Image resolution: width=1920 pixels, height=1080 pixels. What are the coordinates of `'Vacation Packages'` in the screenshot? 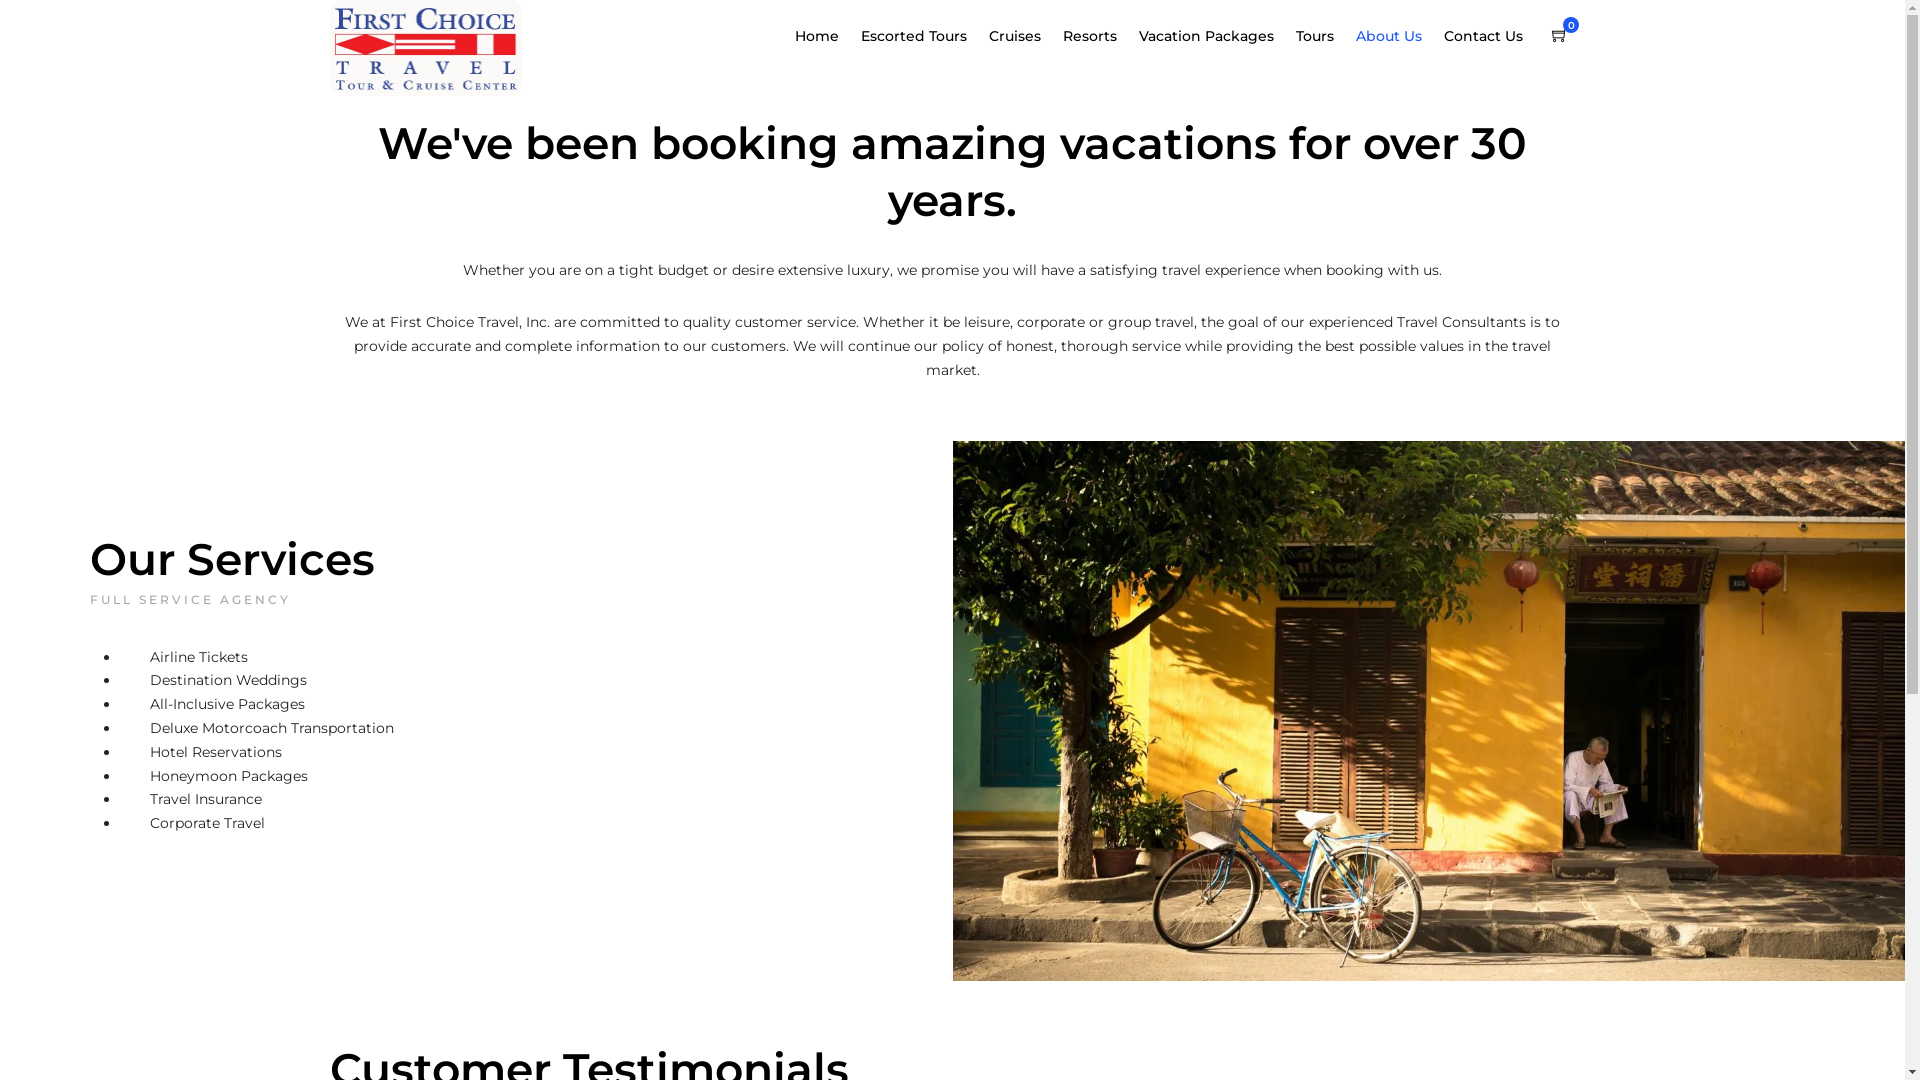 It's located at (1213, 37).